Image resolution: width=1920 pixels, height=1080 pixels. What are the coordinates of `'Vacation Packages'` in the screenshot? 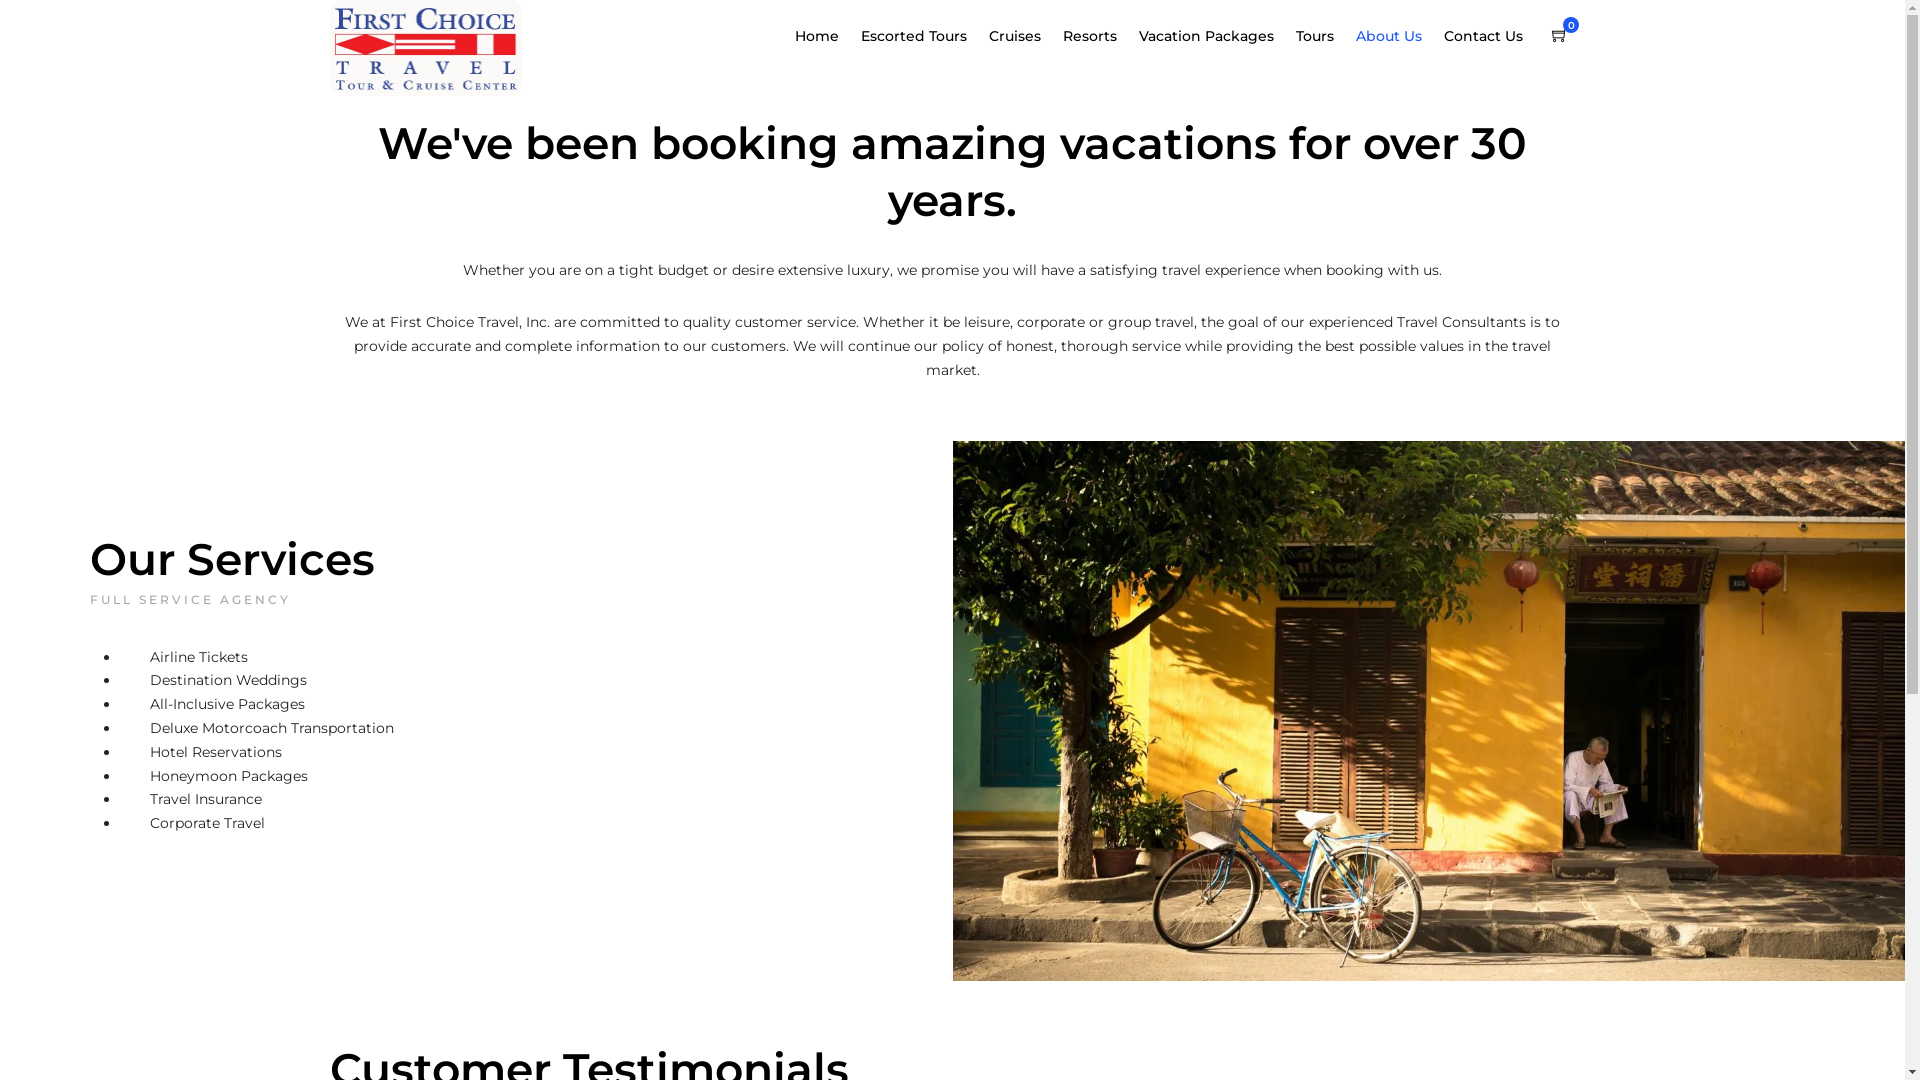 It's located at (1213, 37).